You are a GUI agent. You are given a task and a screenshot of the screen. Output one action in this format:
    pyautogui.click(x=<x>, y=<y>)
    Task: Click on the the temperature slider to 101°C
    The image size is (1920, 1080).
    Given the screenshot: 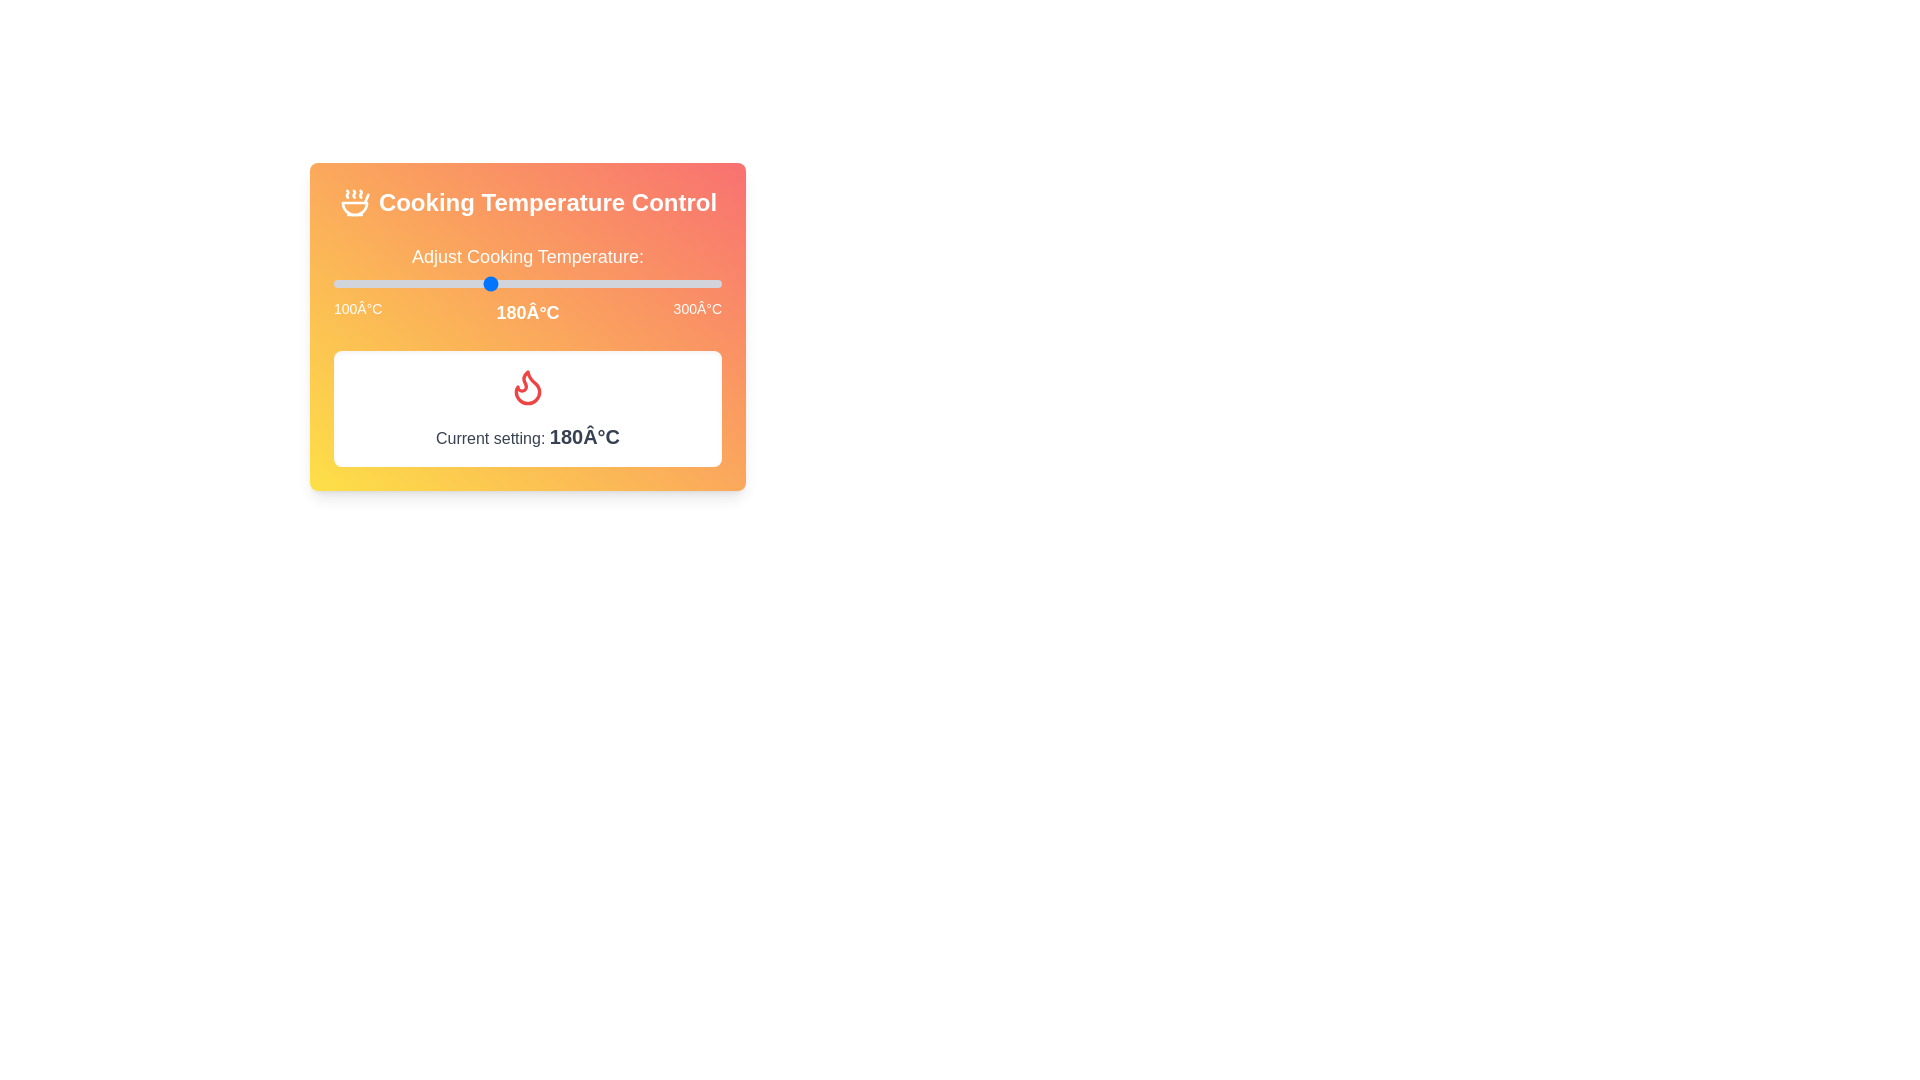 What is the action you would take?
    pyautogui.click(x=336, y=284)
    